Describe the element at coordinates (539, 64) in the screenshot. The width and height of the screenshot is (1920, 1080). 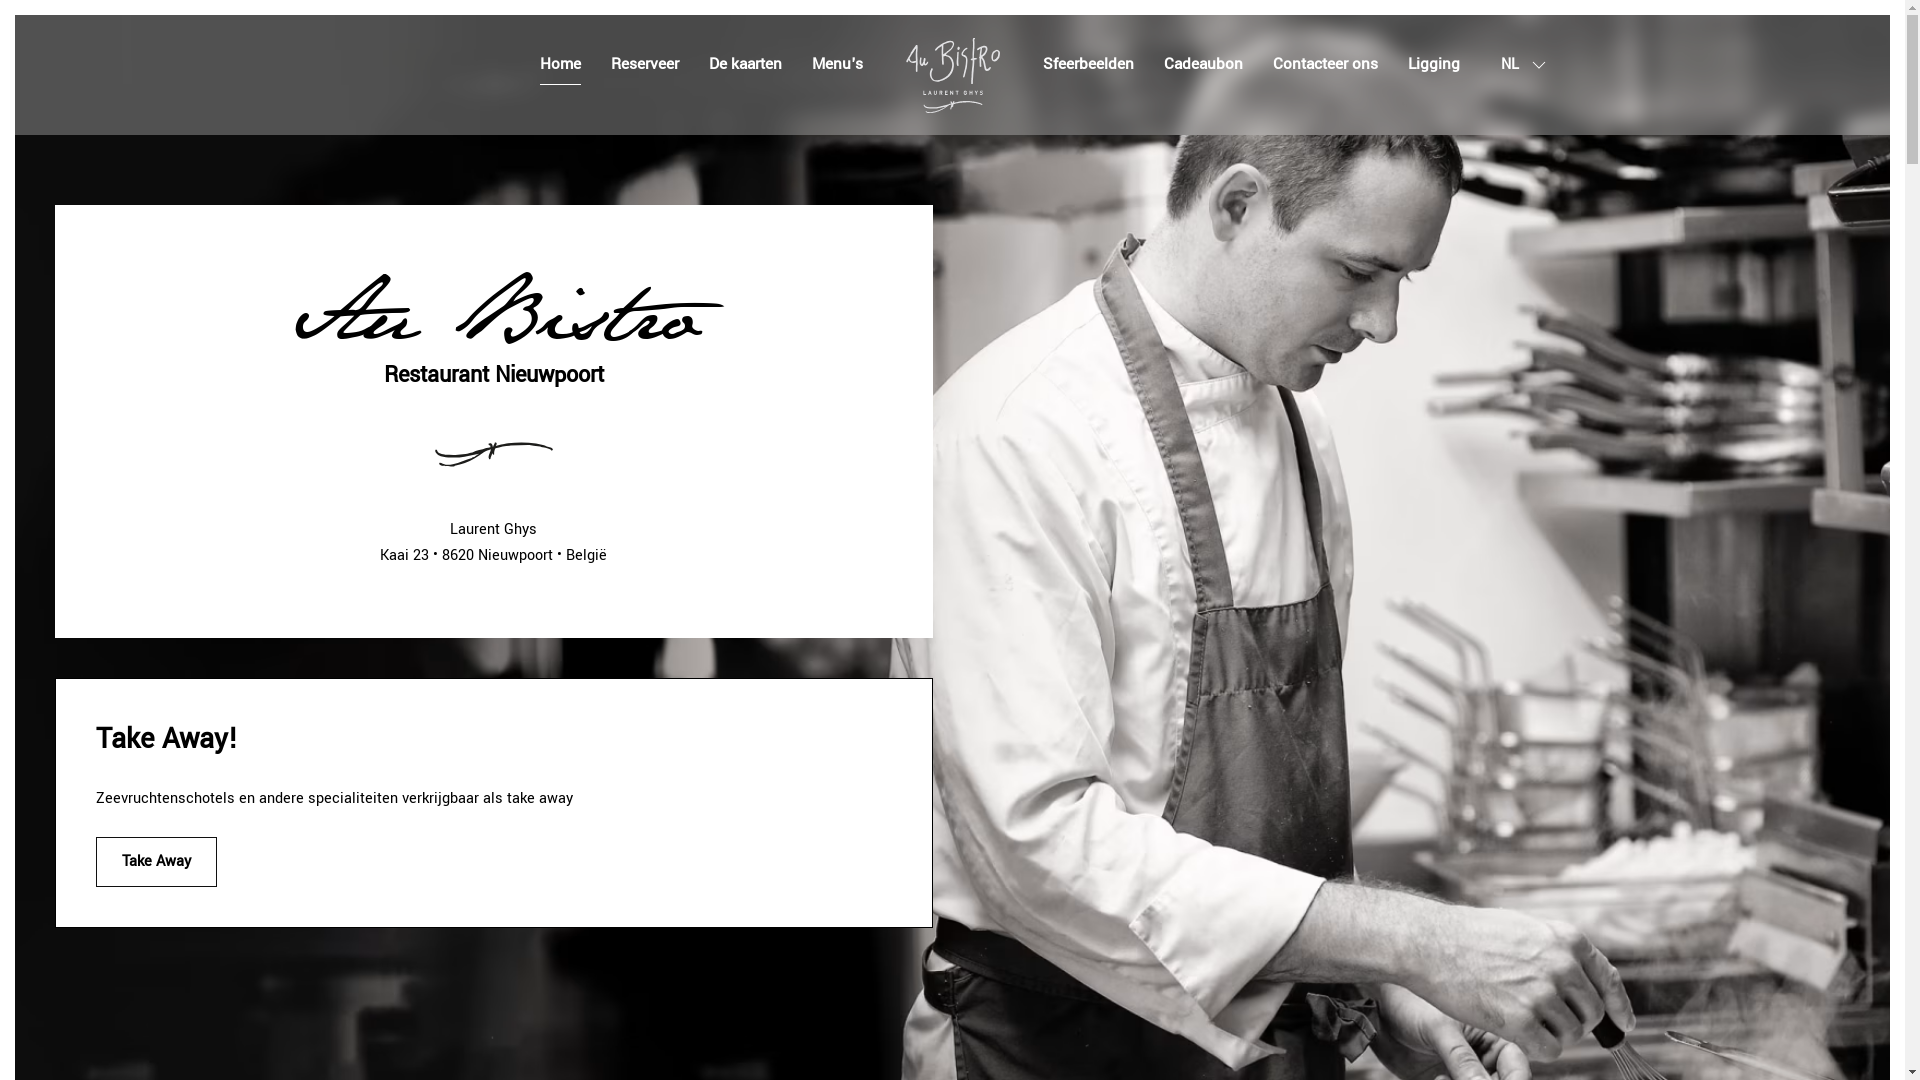
I see `'Home'` at that location.